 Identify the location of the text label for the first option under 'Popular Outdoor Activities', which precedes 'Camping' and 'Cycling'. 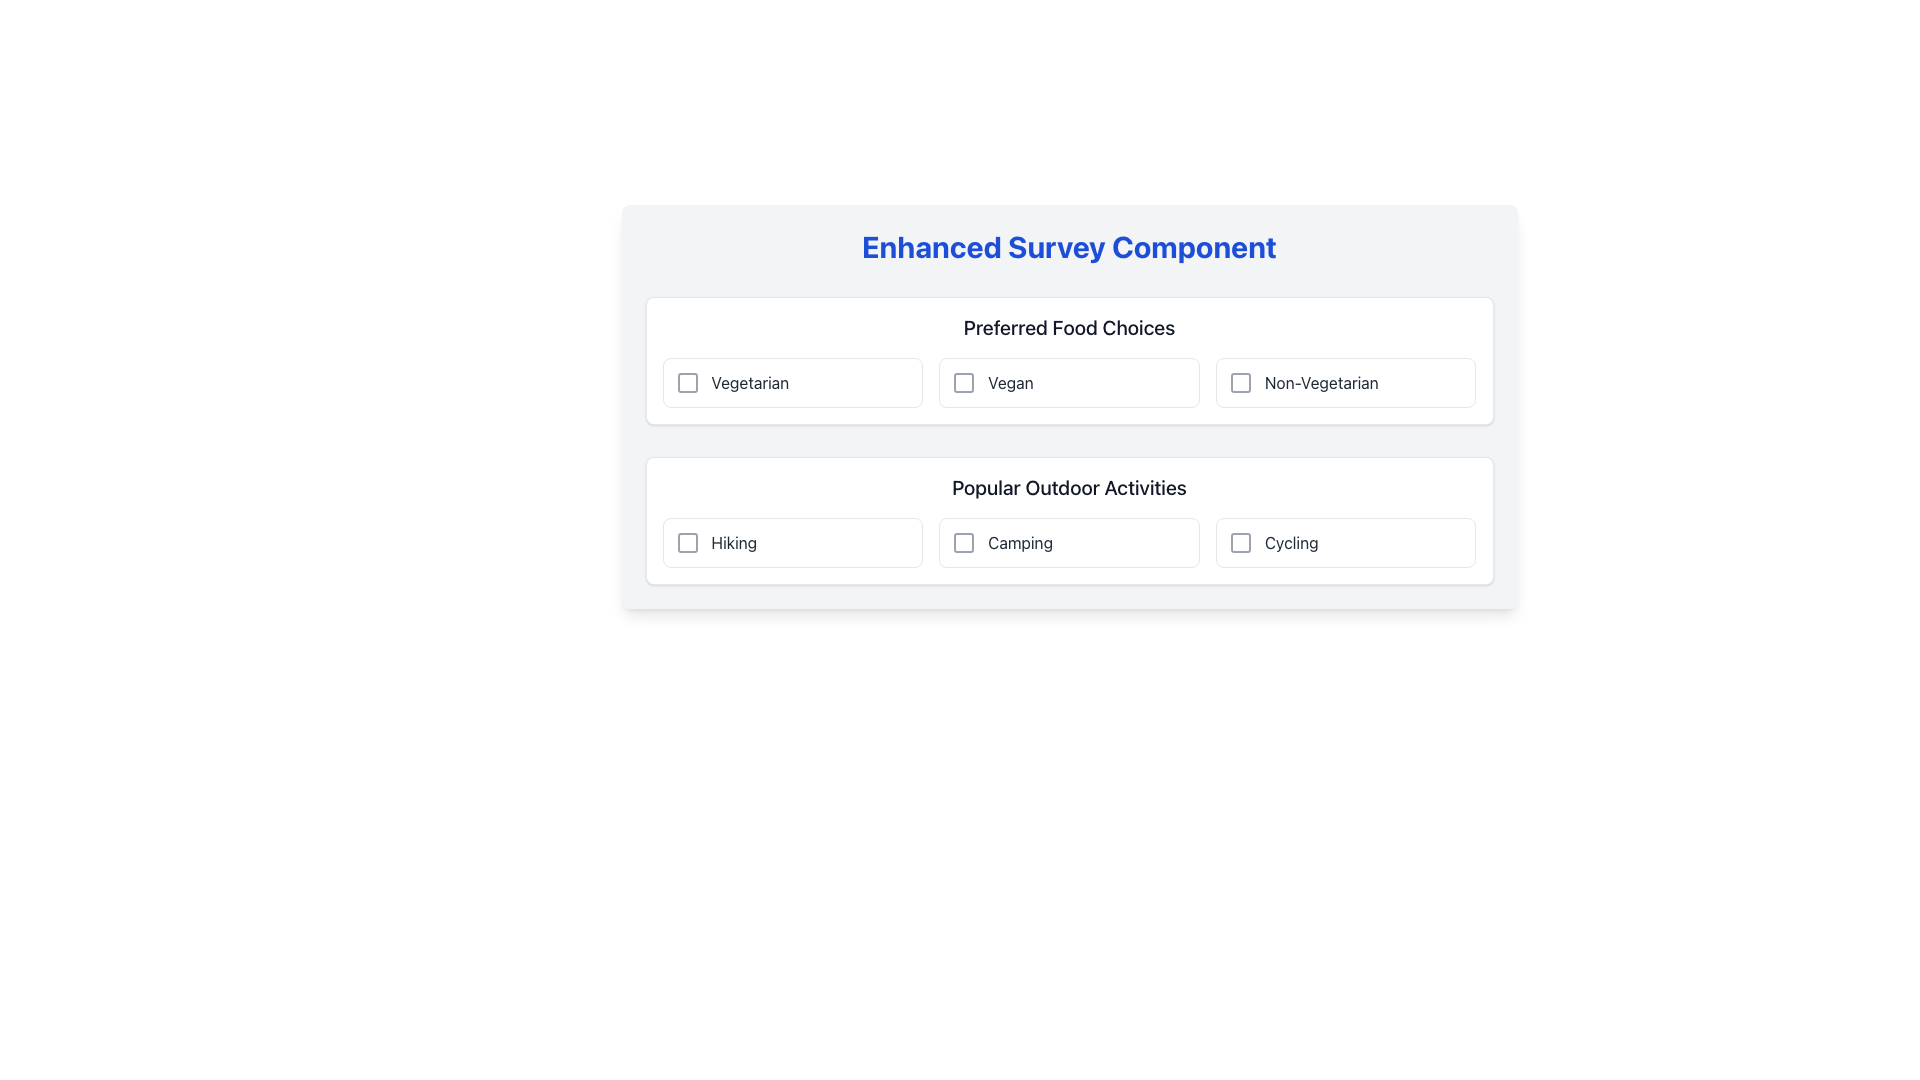
(733, 543).